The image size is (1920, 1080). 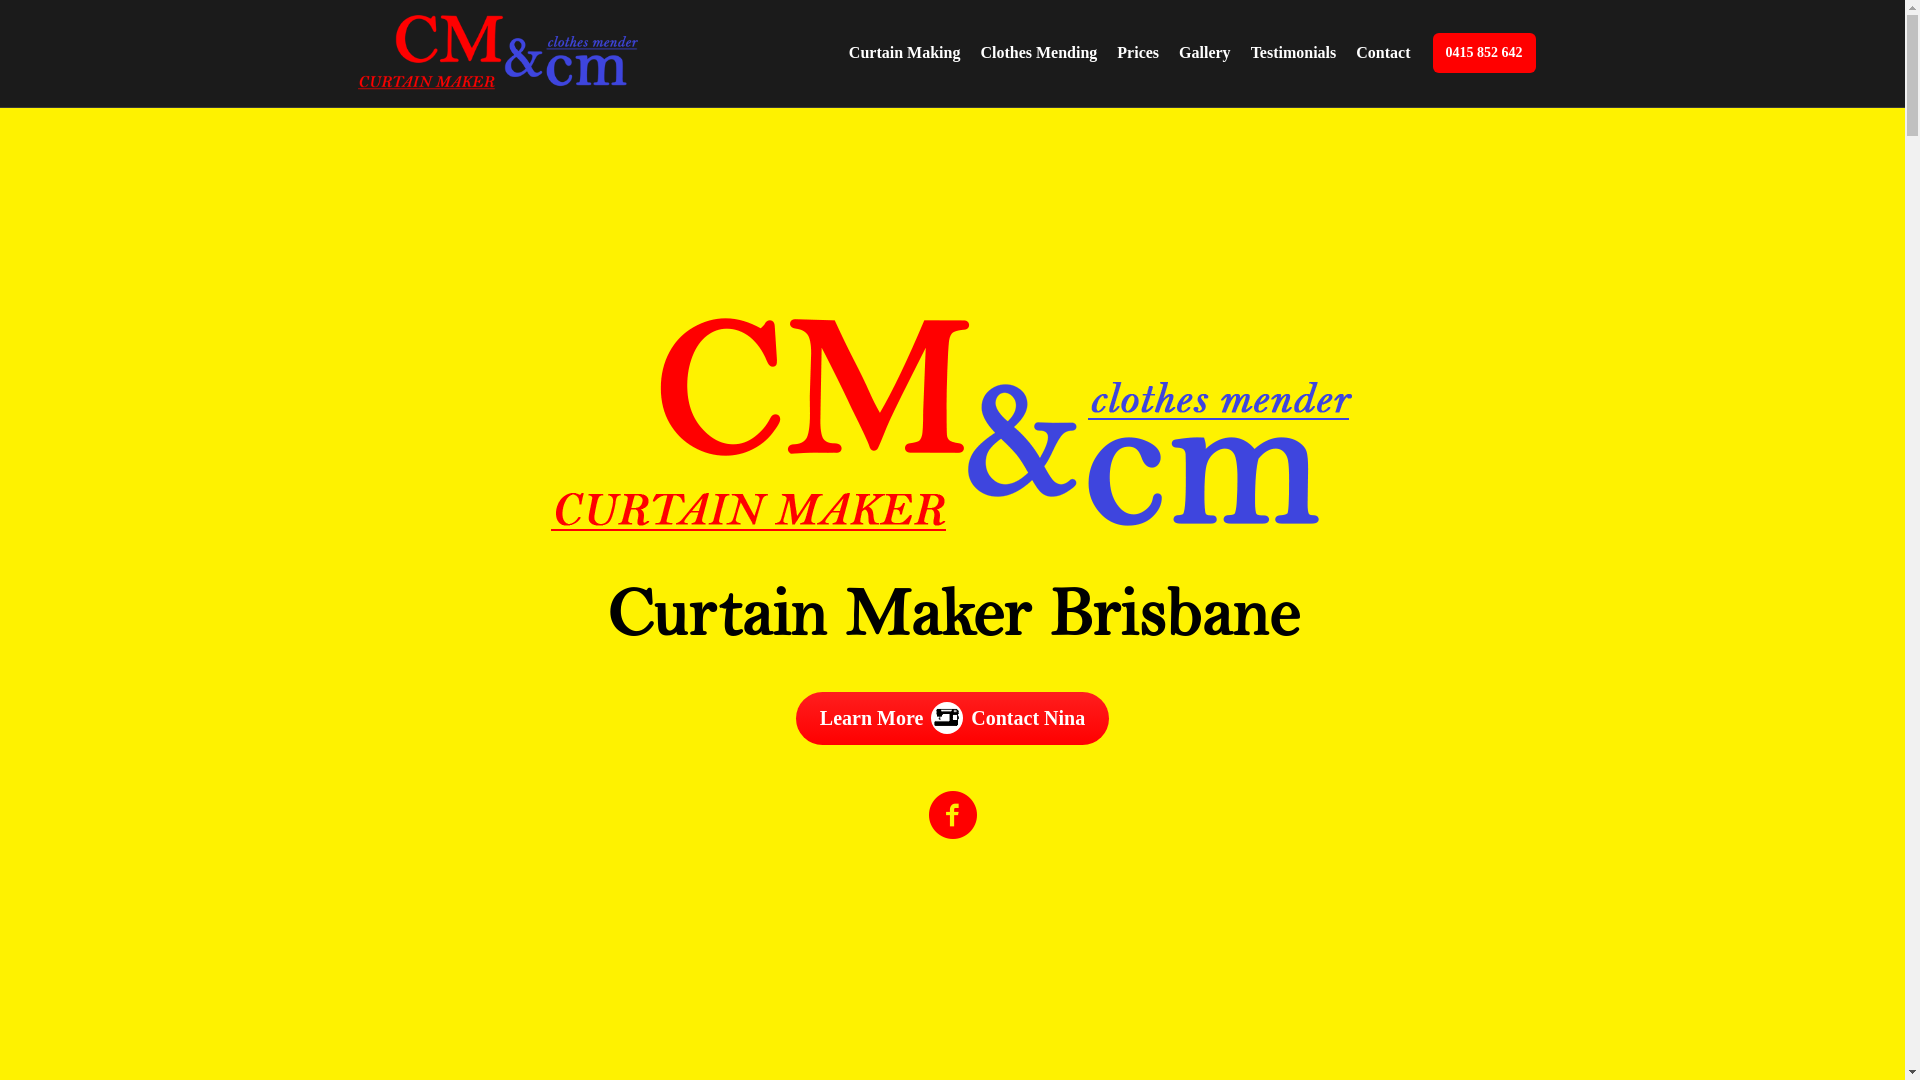 I want to click on '0415 852 642', so click(x=1483, y=52).